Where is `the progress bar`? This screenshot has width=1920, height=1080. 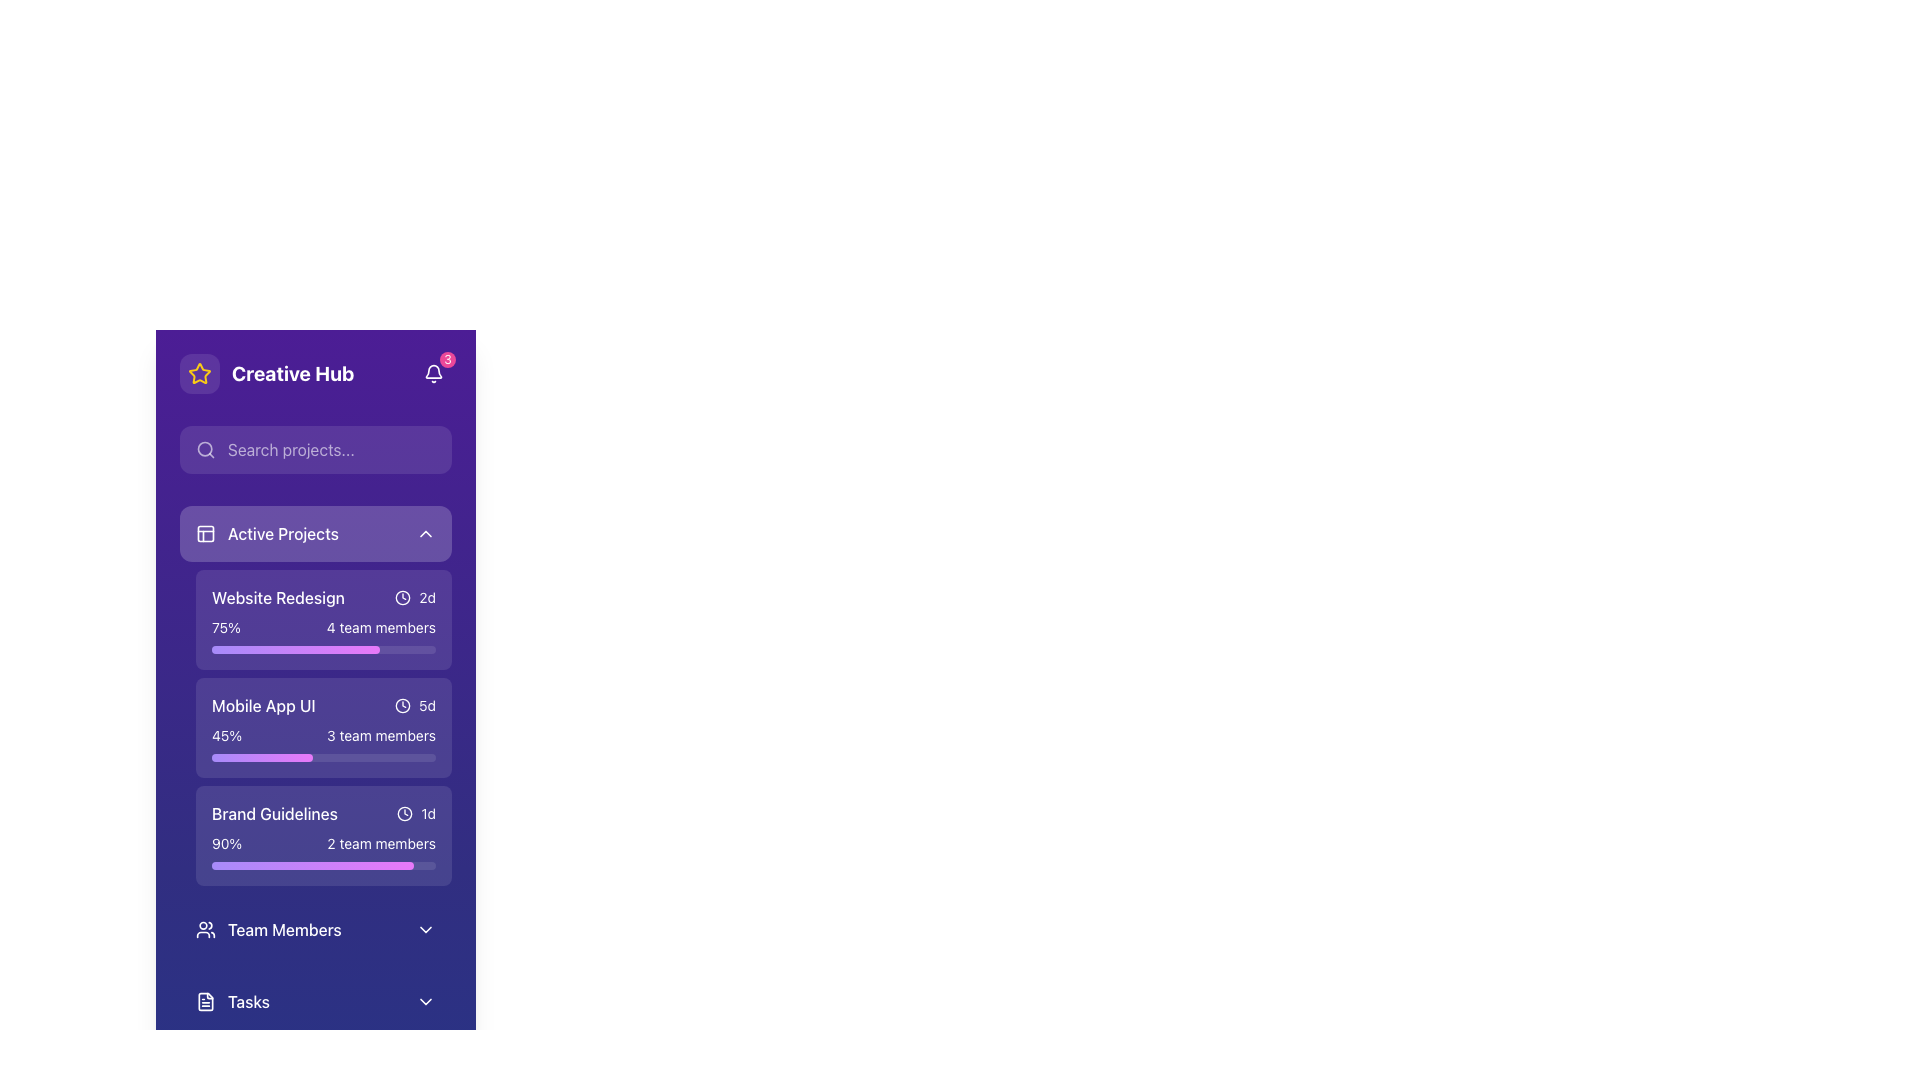 the progress bar is located at coordinates (307, 865).